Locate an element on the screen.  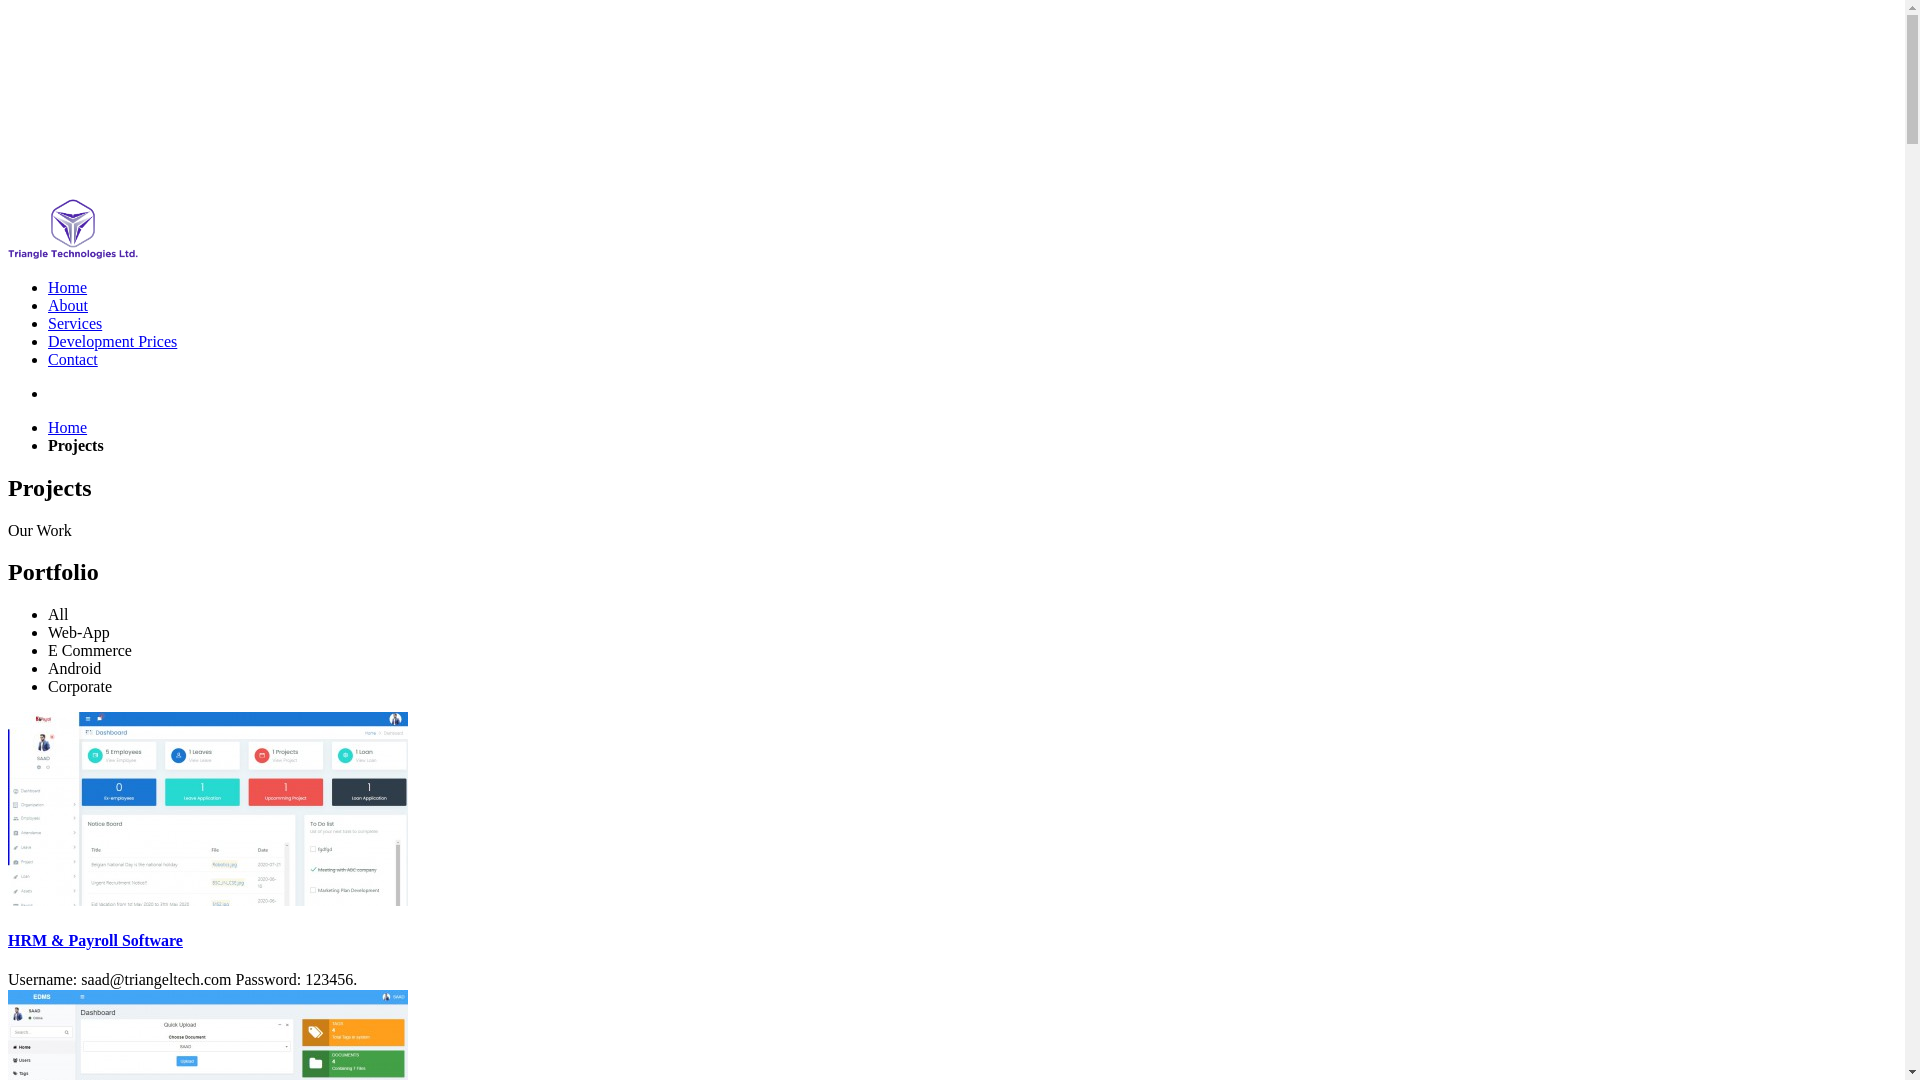
'Contact' is located at coordinates (72, 358).